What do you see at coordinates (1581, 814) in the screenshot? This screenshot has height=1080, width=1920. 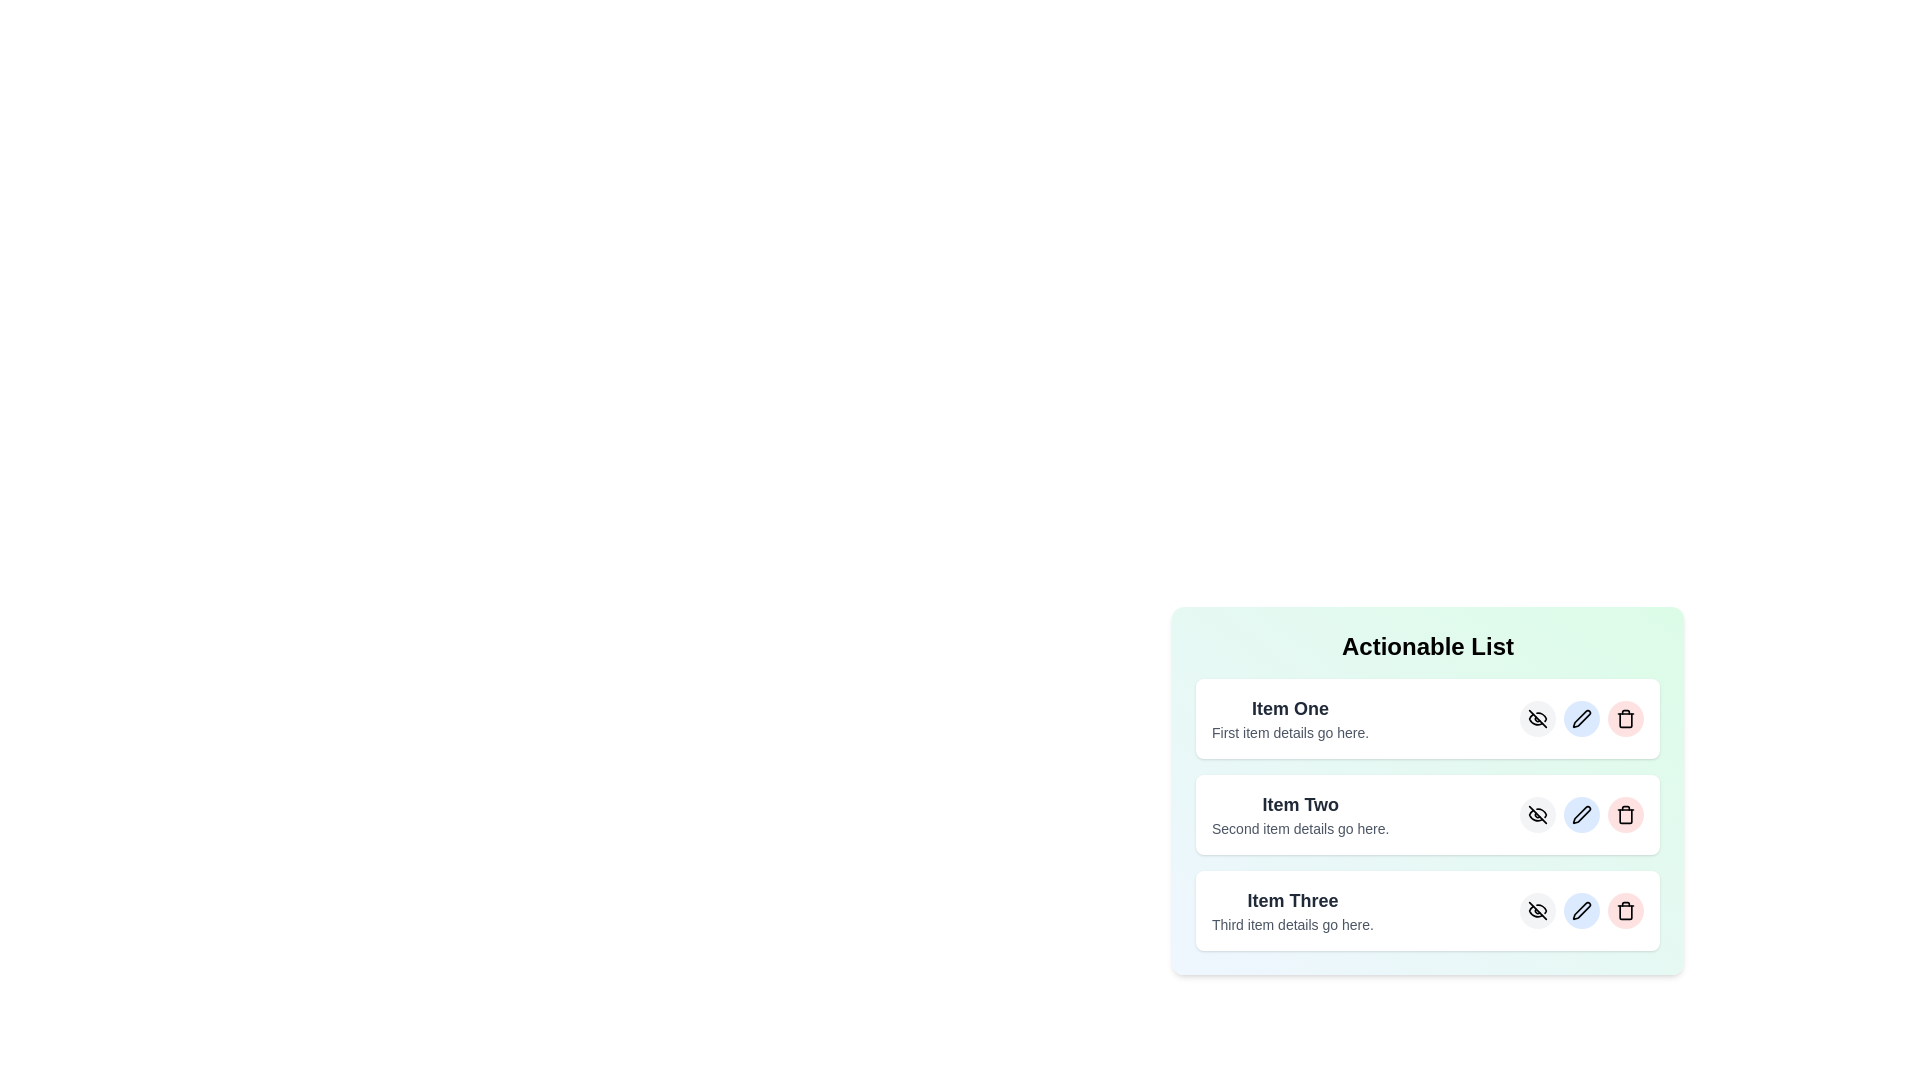 I see `edit button for the item labeled Item Two` at bounding box center [1581, 814].